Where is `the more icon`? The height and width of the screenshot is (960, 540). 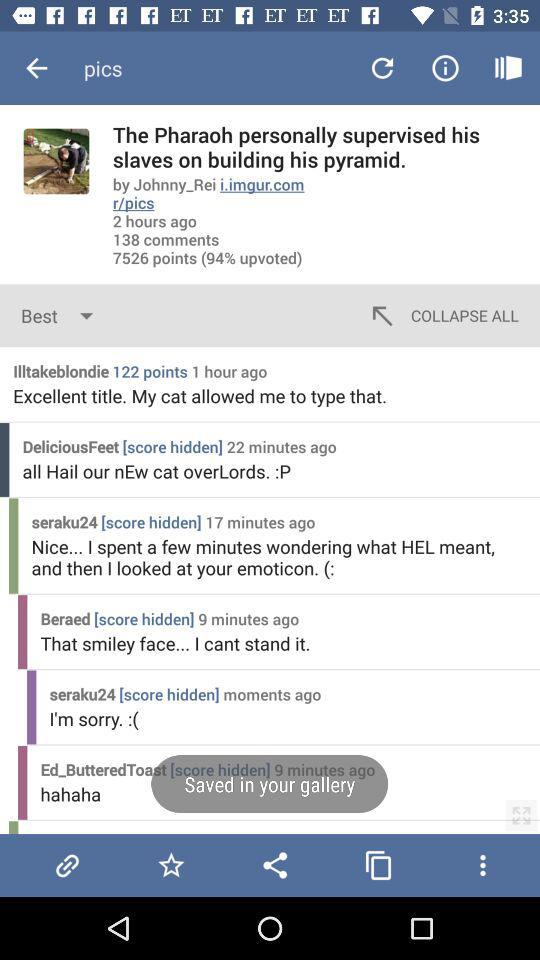
the more icon is located at coordinates (481, 864).